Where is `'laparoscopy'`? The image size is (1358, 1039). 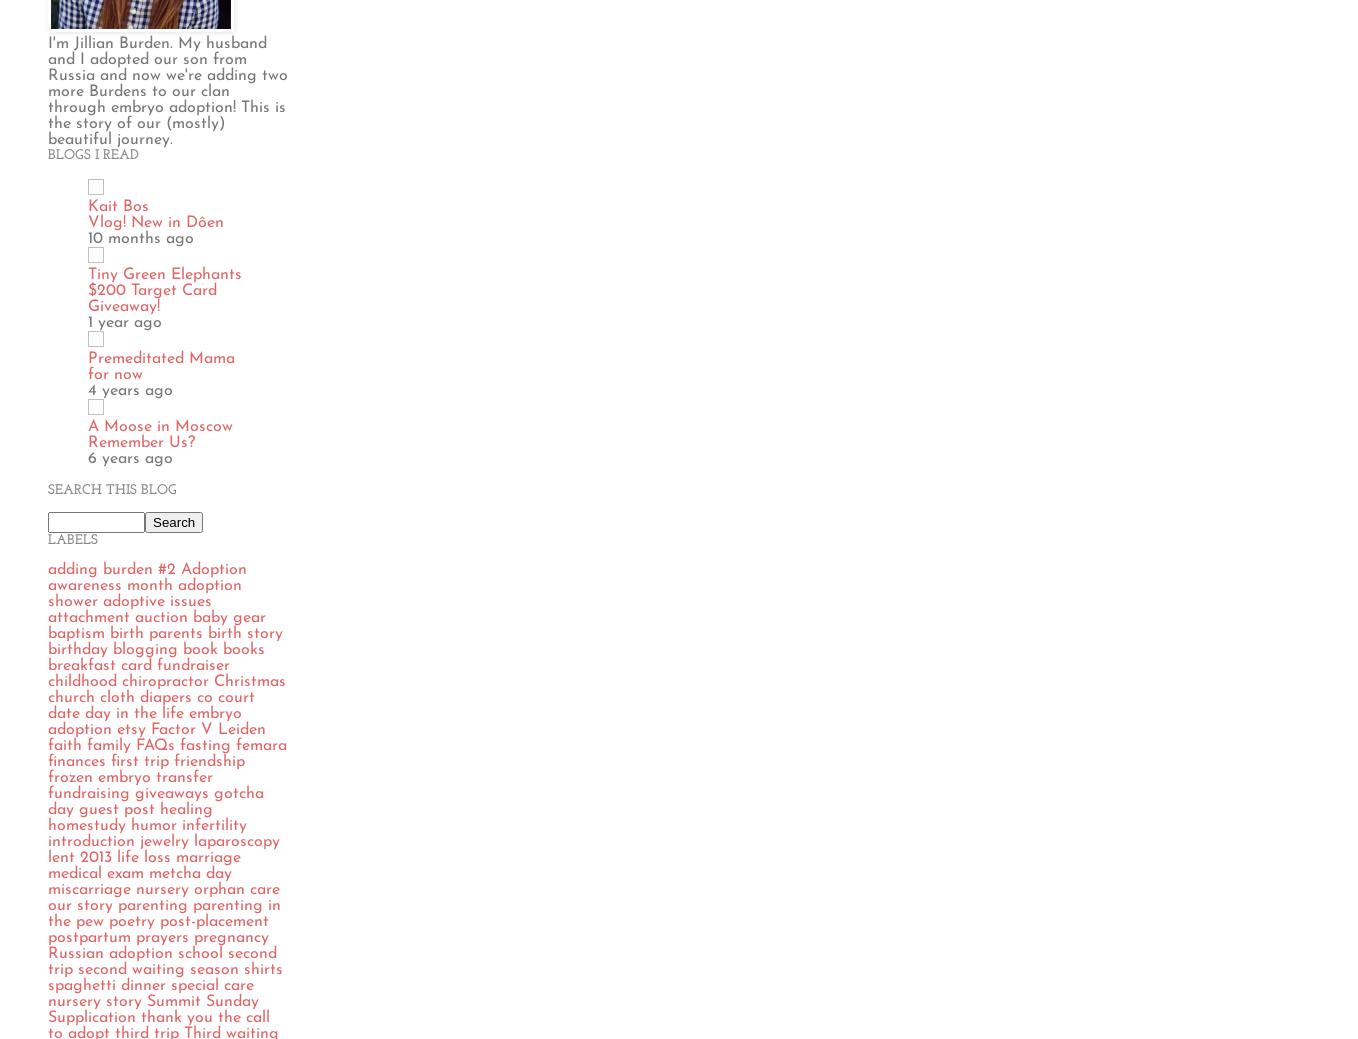
'laparoscopy' is located at coordinates (235, 839).